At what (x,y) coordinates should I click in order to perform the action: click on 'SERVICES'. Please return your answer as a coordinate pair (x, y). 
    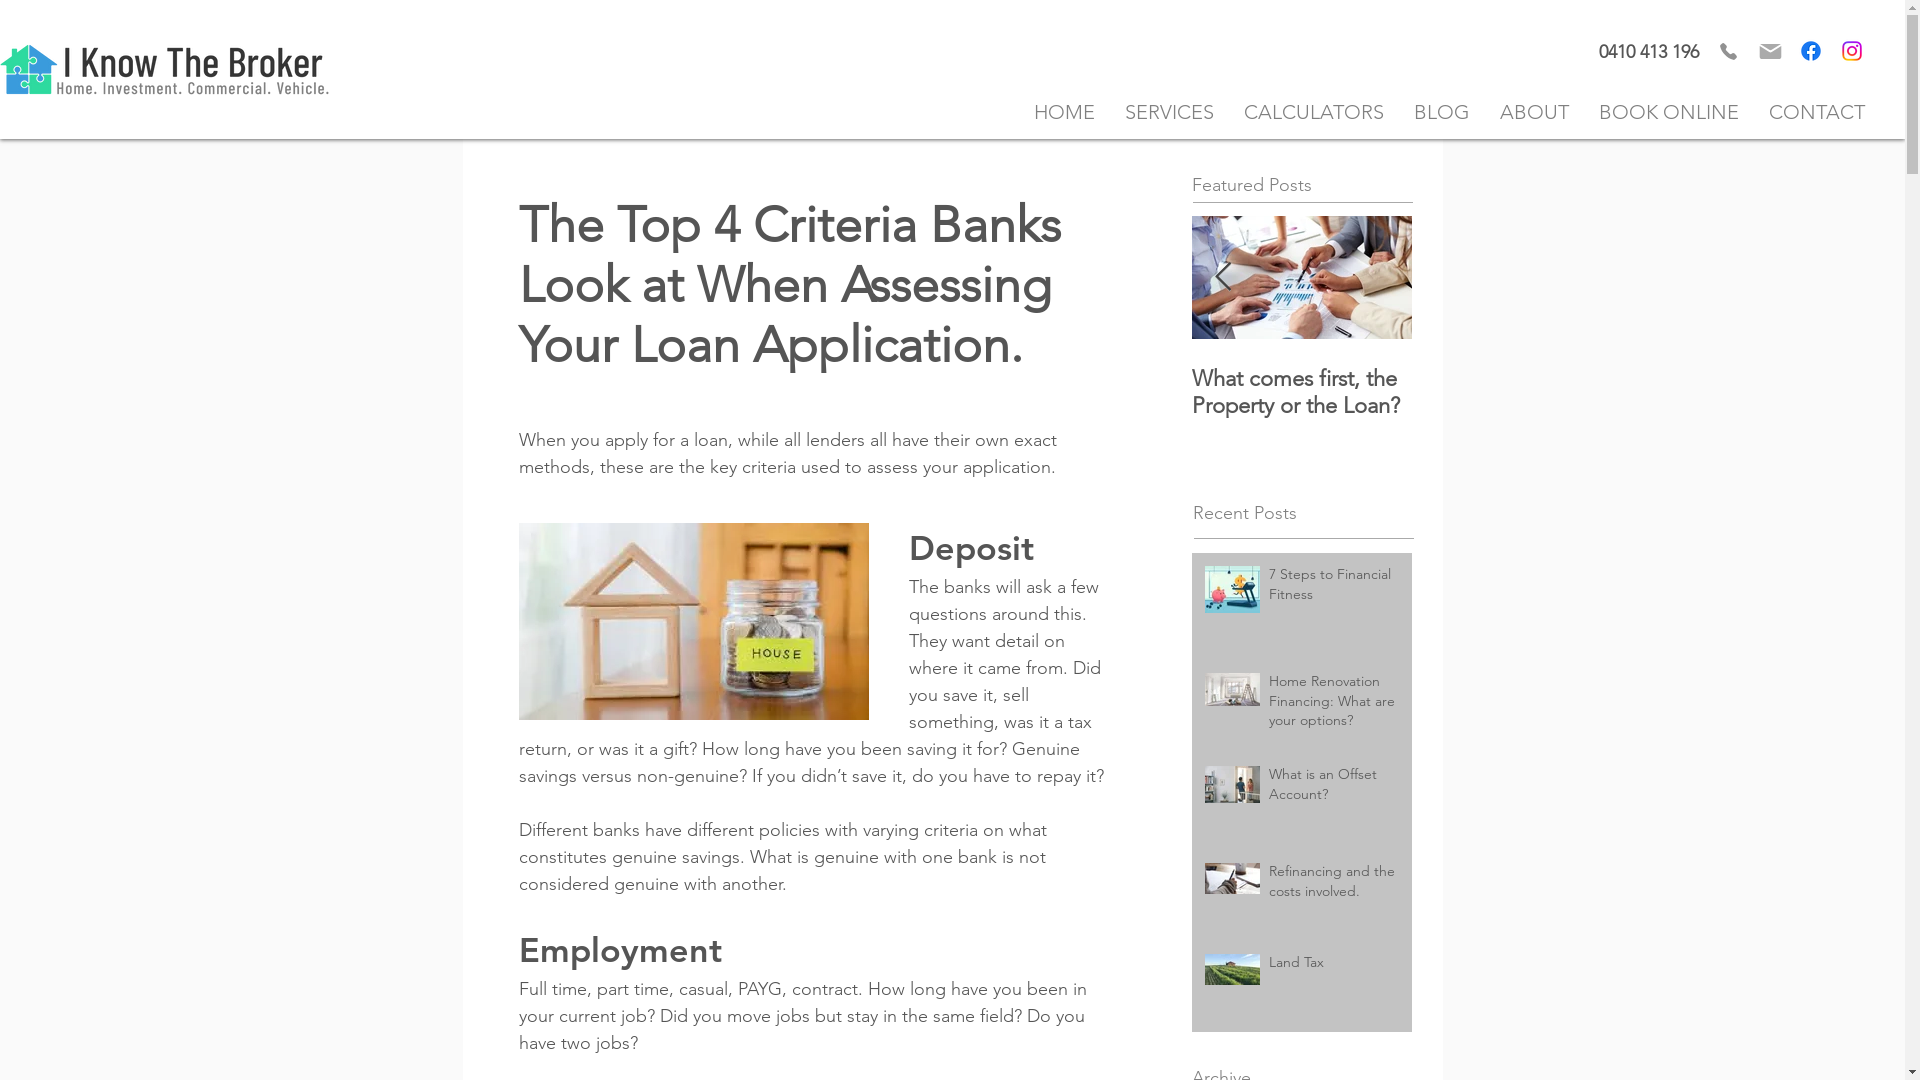
    Looking at the image, I should click on (1169, 111).